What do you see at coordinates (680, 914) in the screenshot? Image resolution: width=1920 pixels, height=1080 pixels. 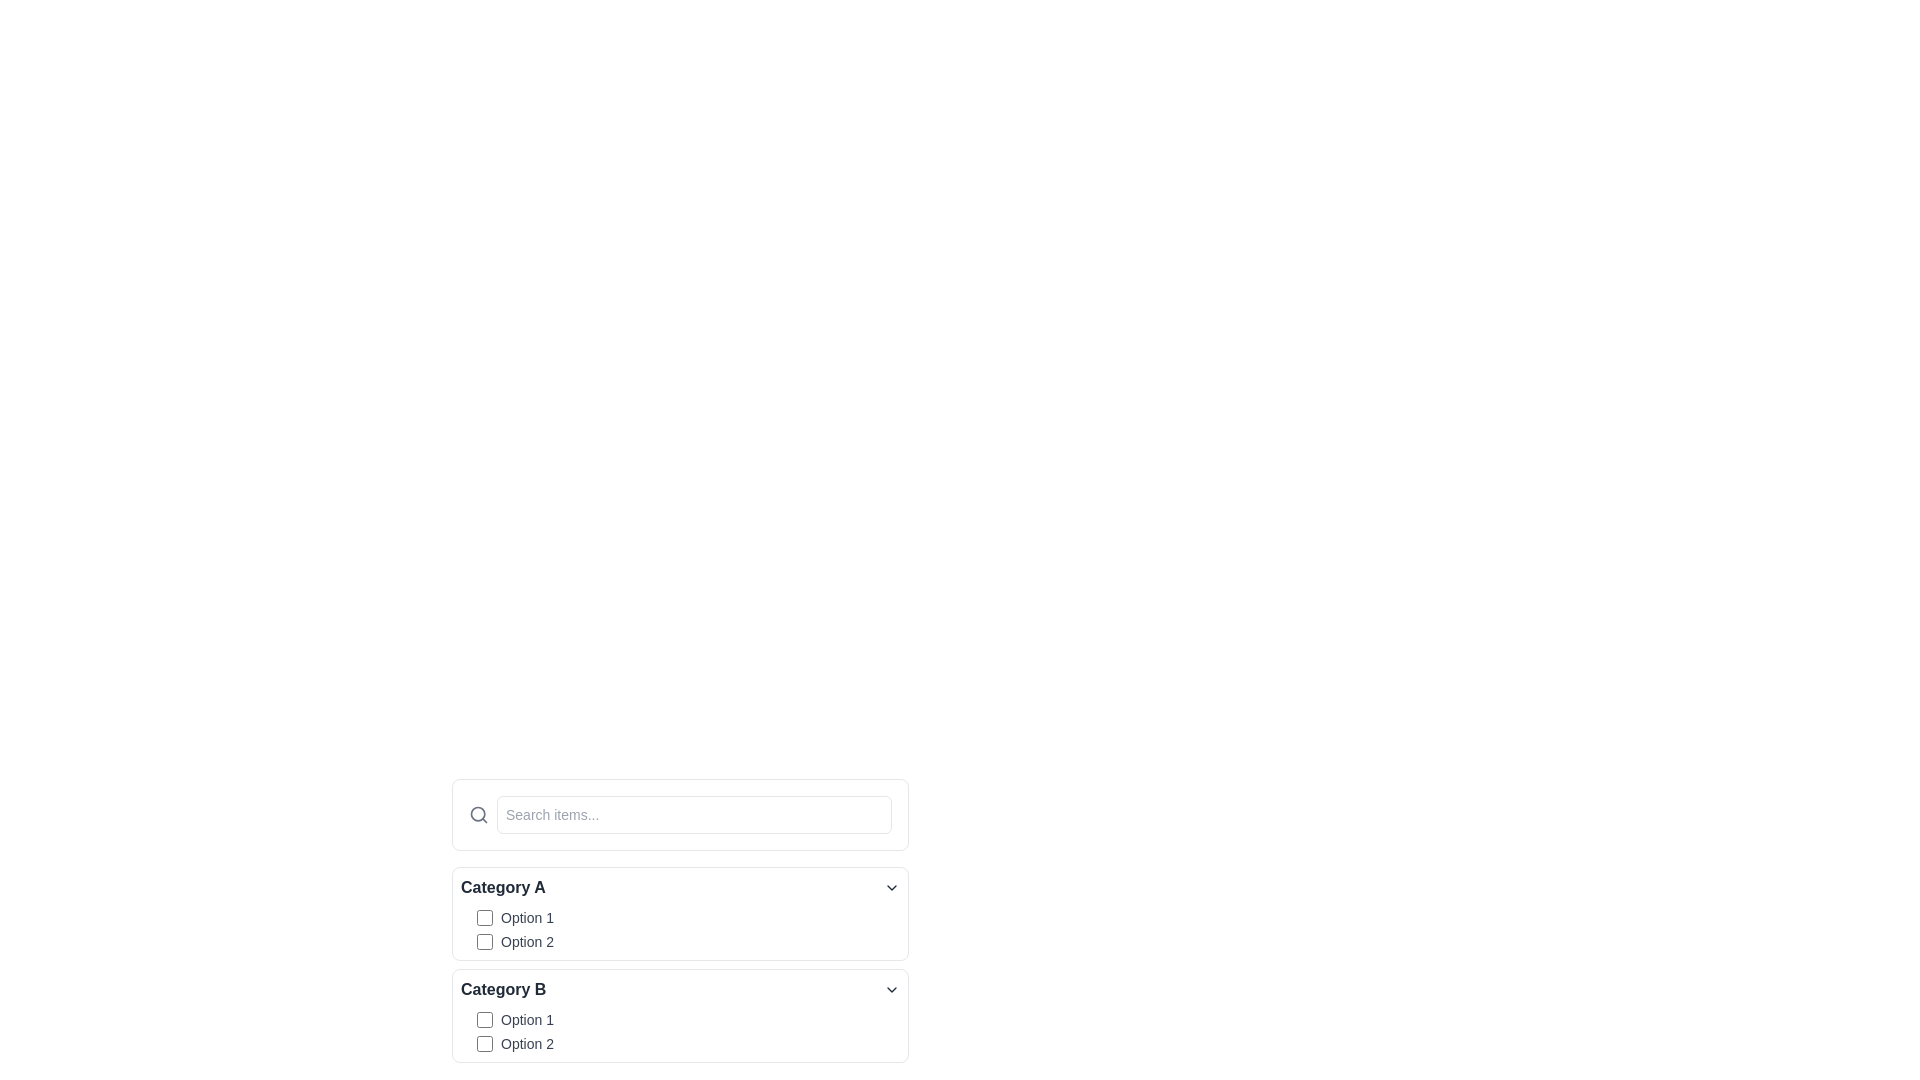 I see `the categorized item selector with checkboxes located directly under the search bar, which is the first of two sections stacked vertically` at bounding box center [680, 914].